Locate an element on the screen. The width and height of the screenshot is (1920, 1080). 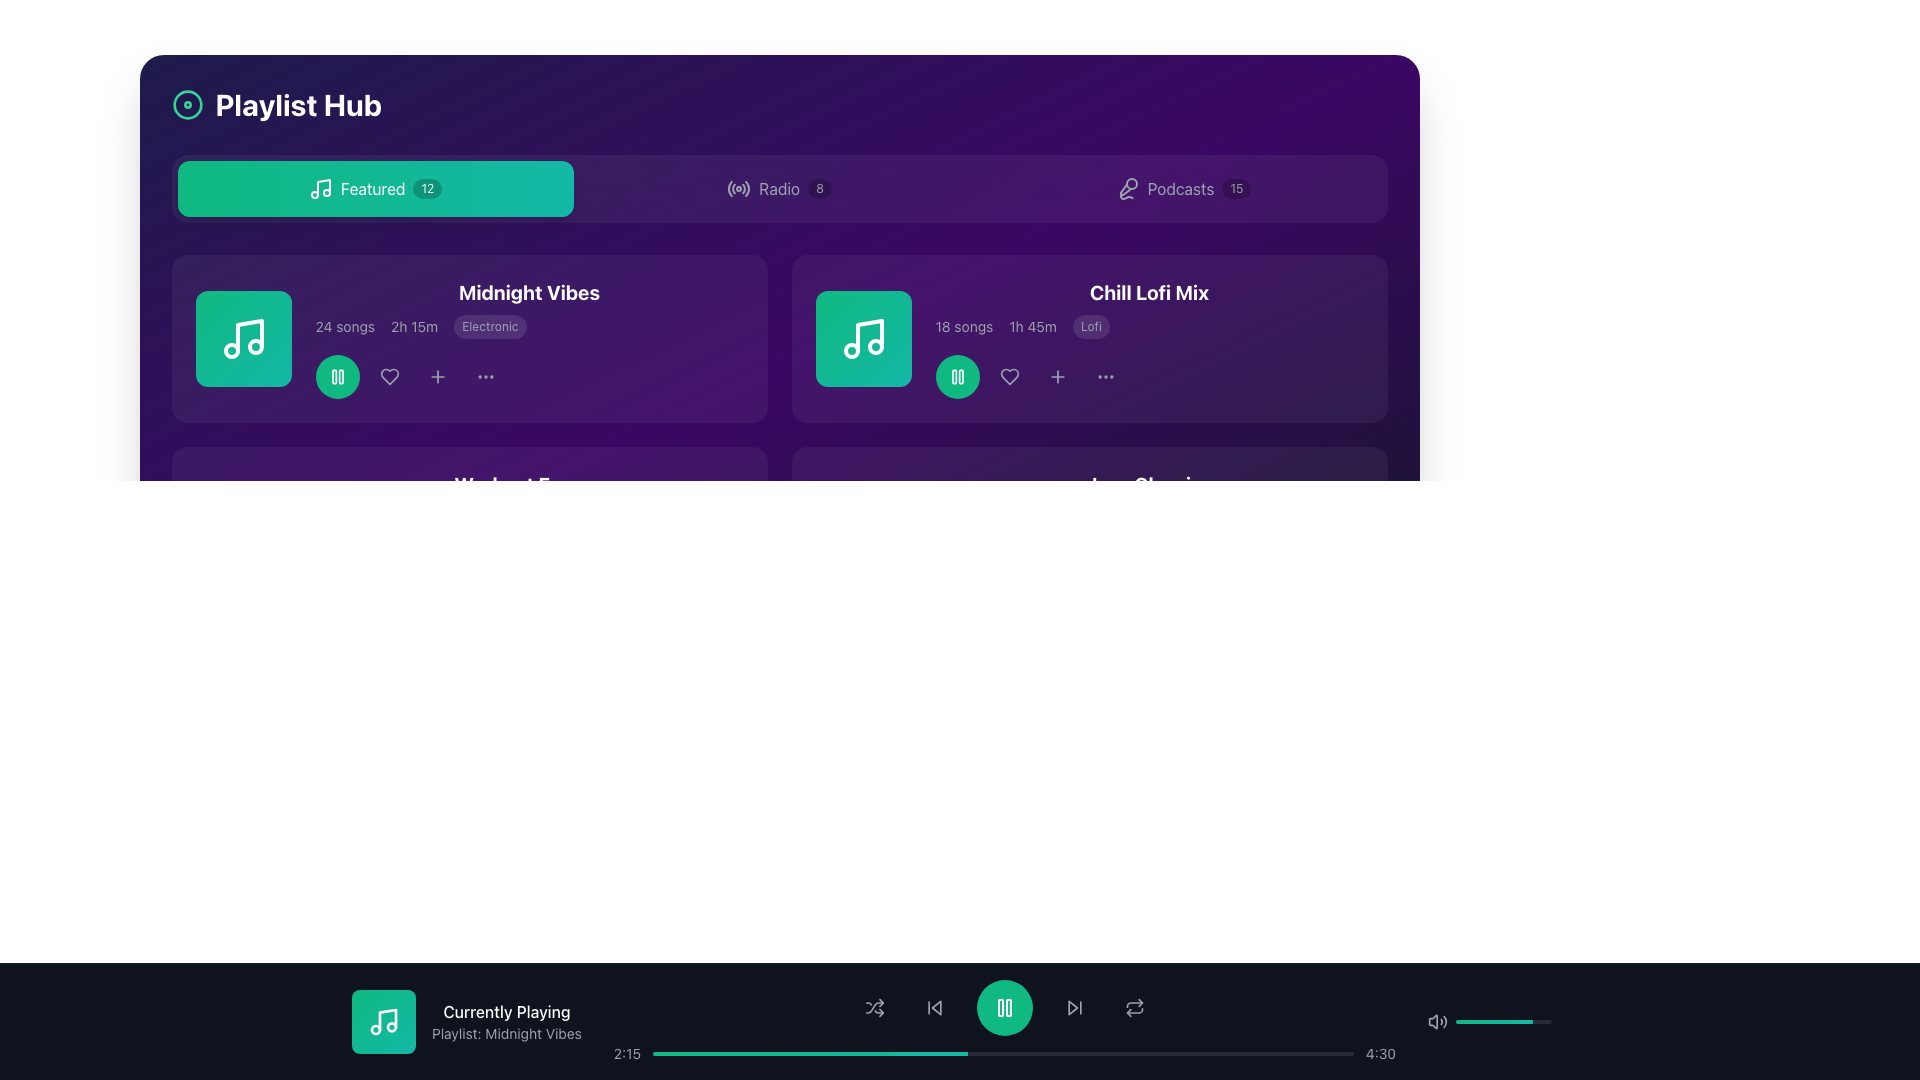
the first small SVG circle component within the music icon, which visually enhances the representation of the musical note is located at coordinates (231, 350).